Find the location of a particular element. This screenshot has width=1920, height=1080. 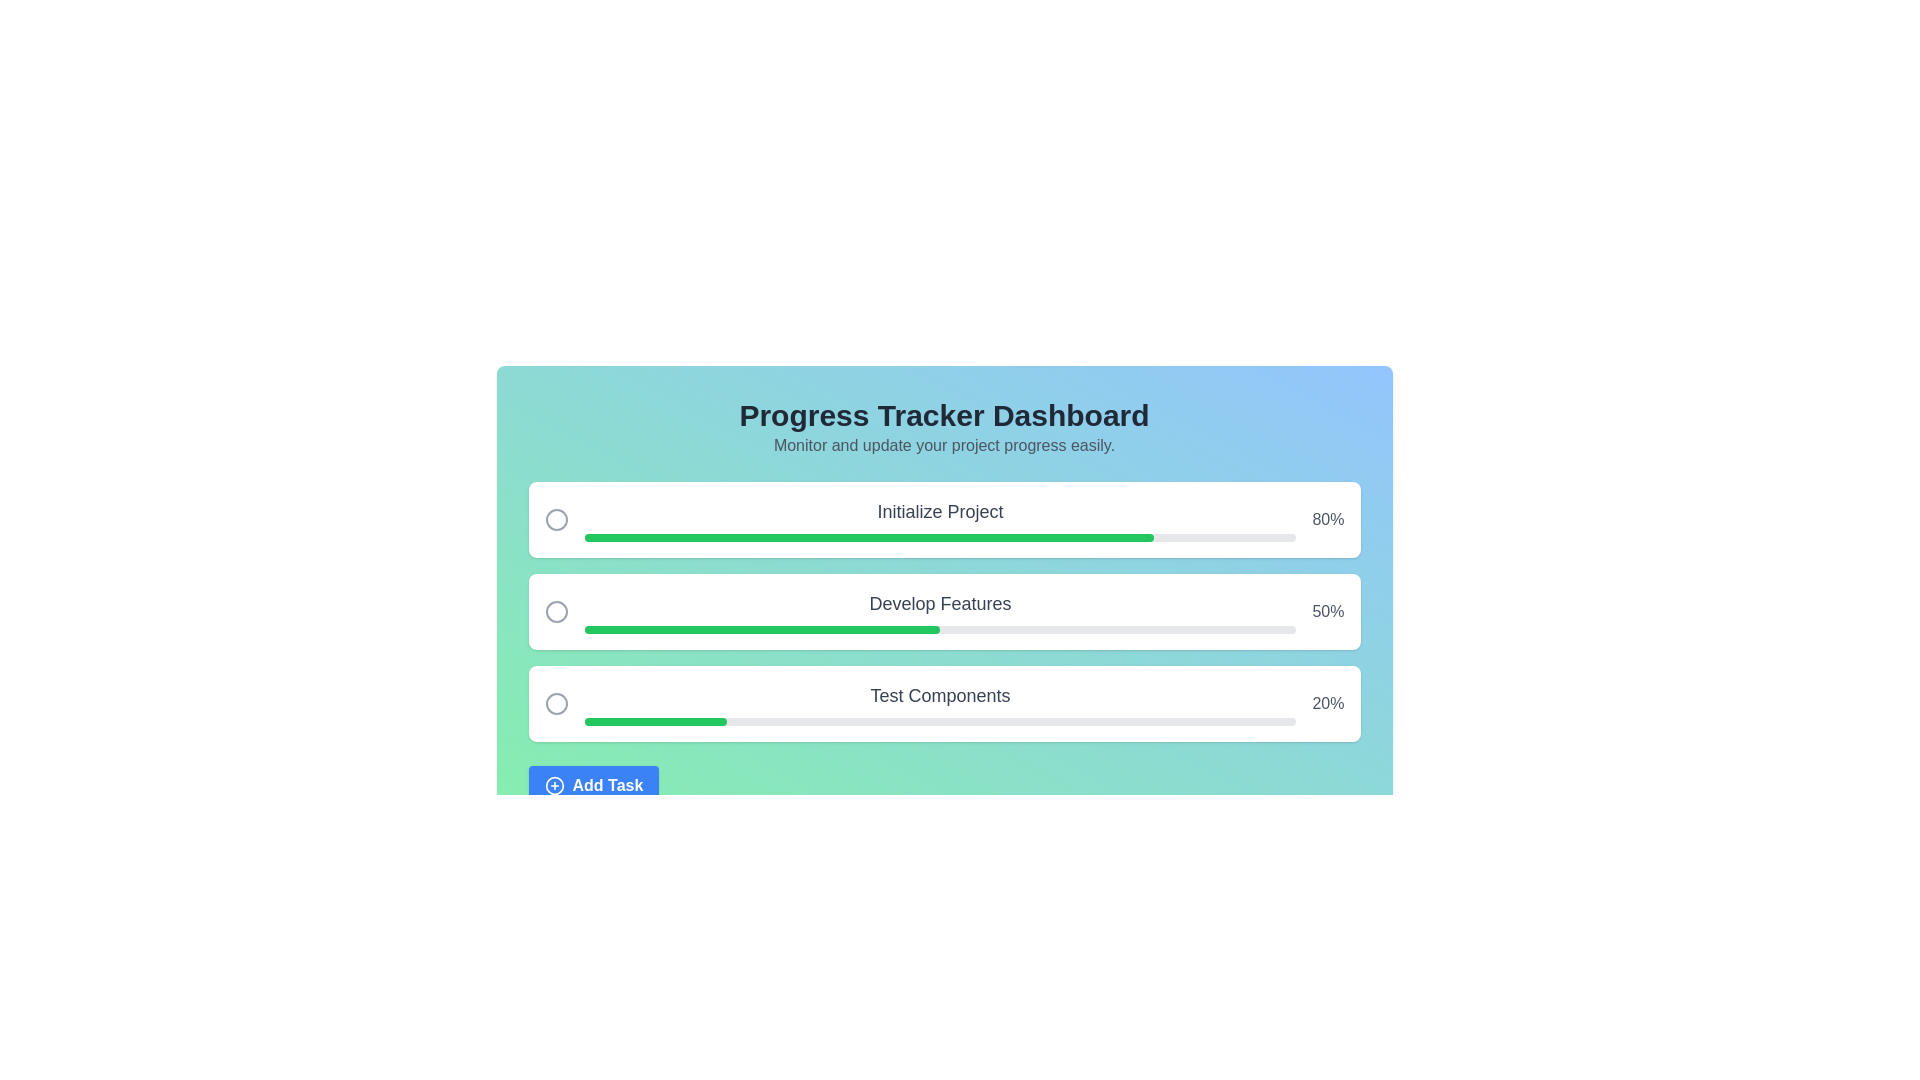

details of the Circle SVG Element located in the bottom-left corner of the interface, adjacent to the 'Add Task' button using developer tools is located at coordinates (554, 785).